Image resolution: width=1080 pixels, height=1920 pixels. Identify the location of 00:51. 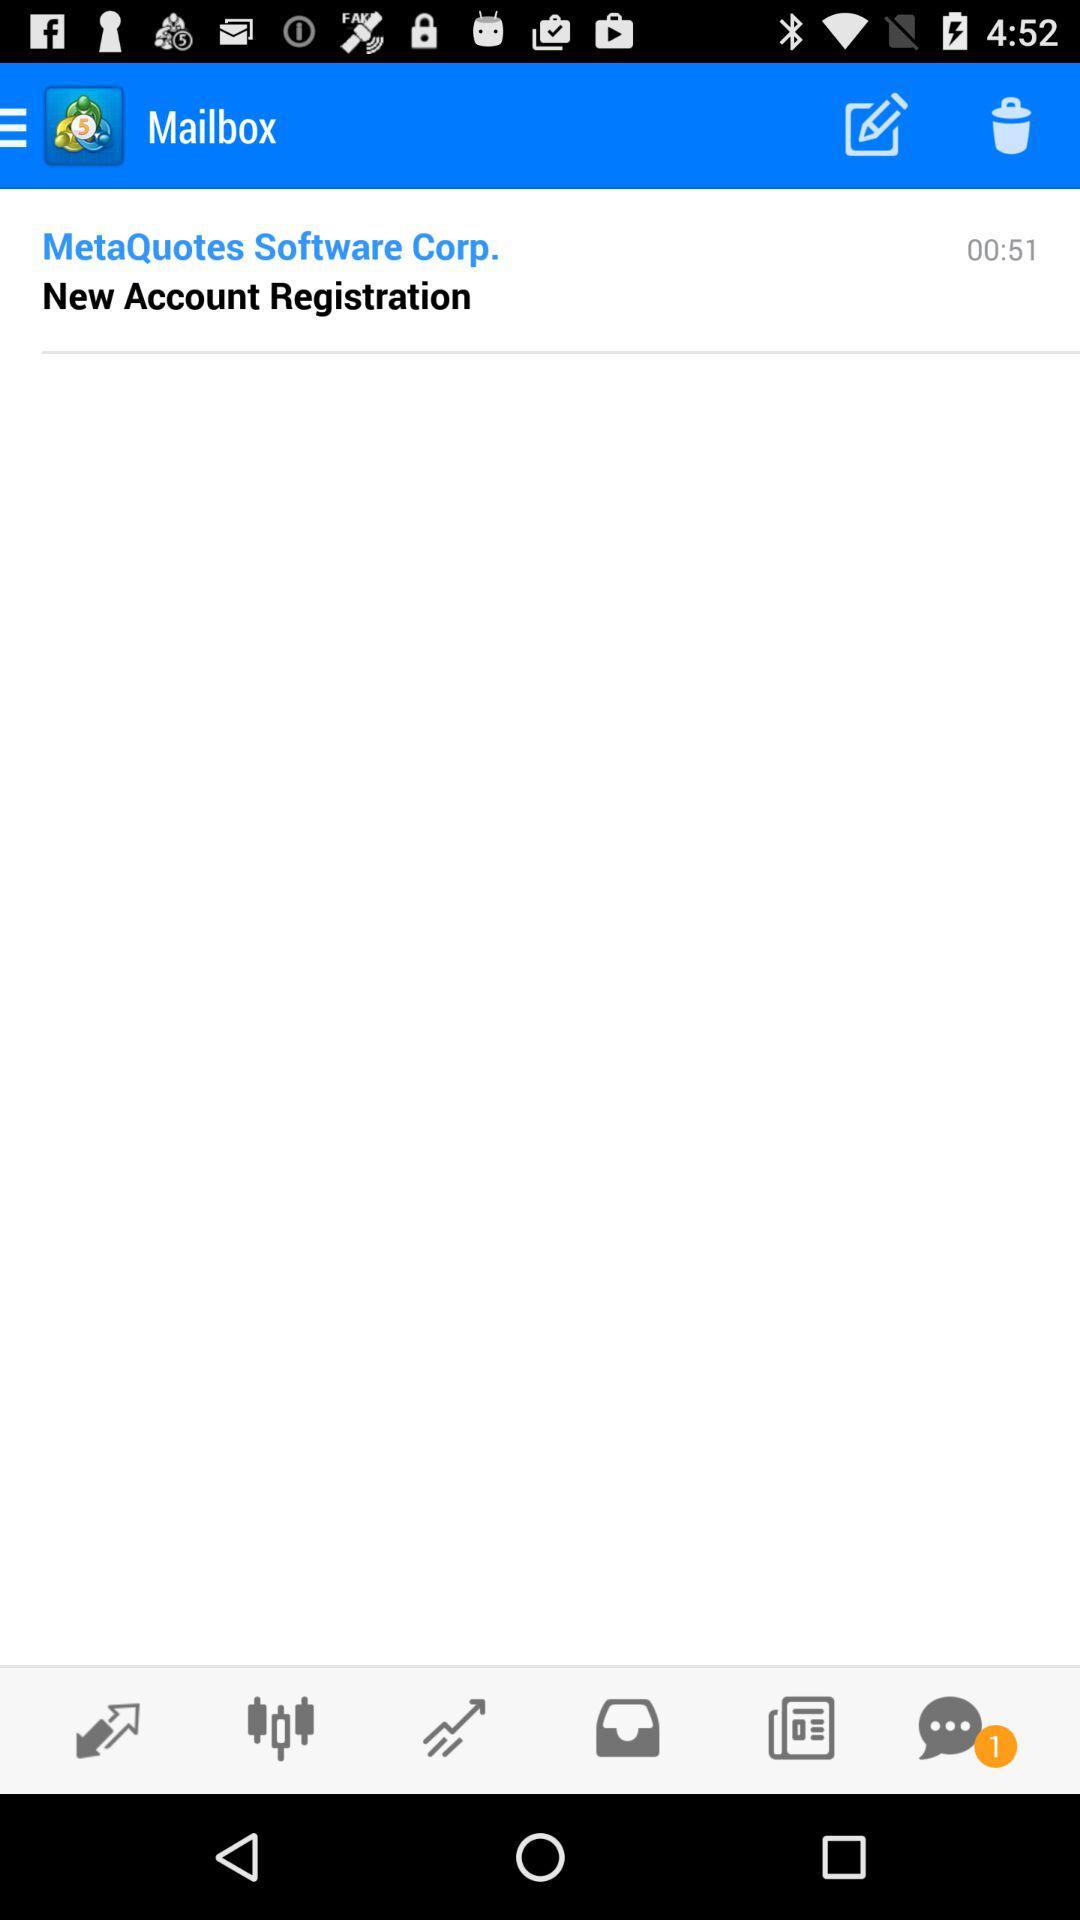
(1003, 288).